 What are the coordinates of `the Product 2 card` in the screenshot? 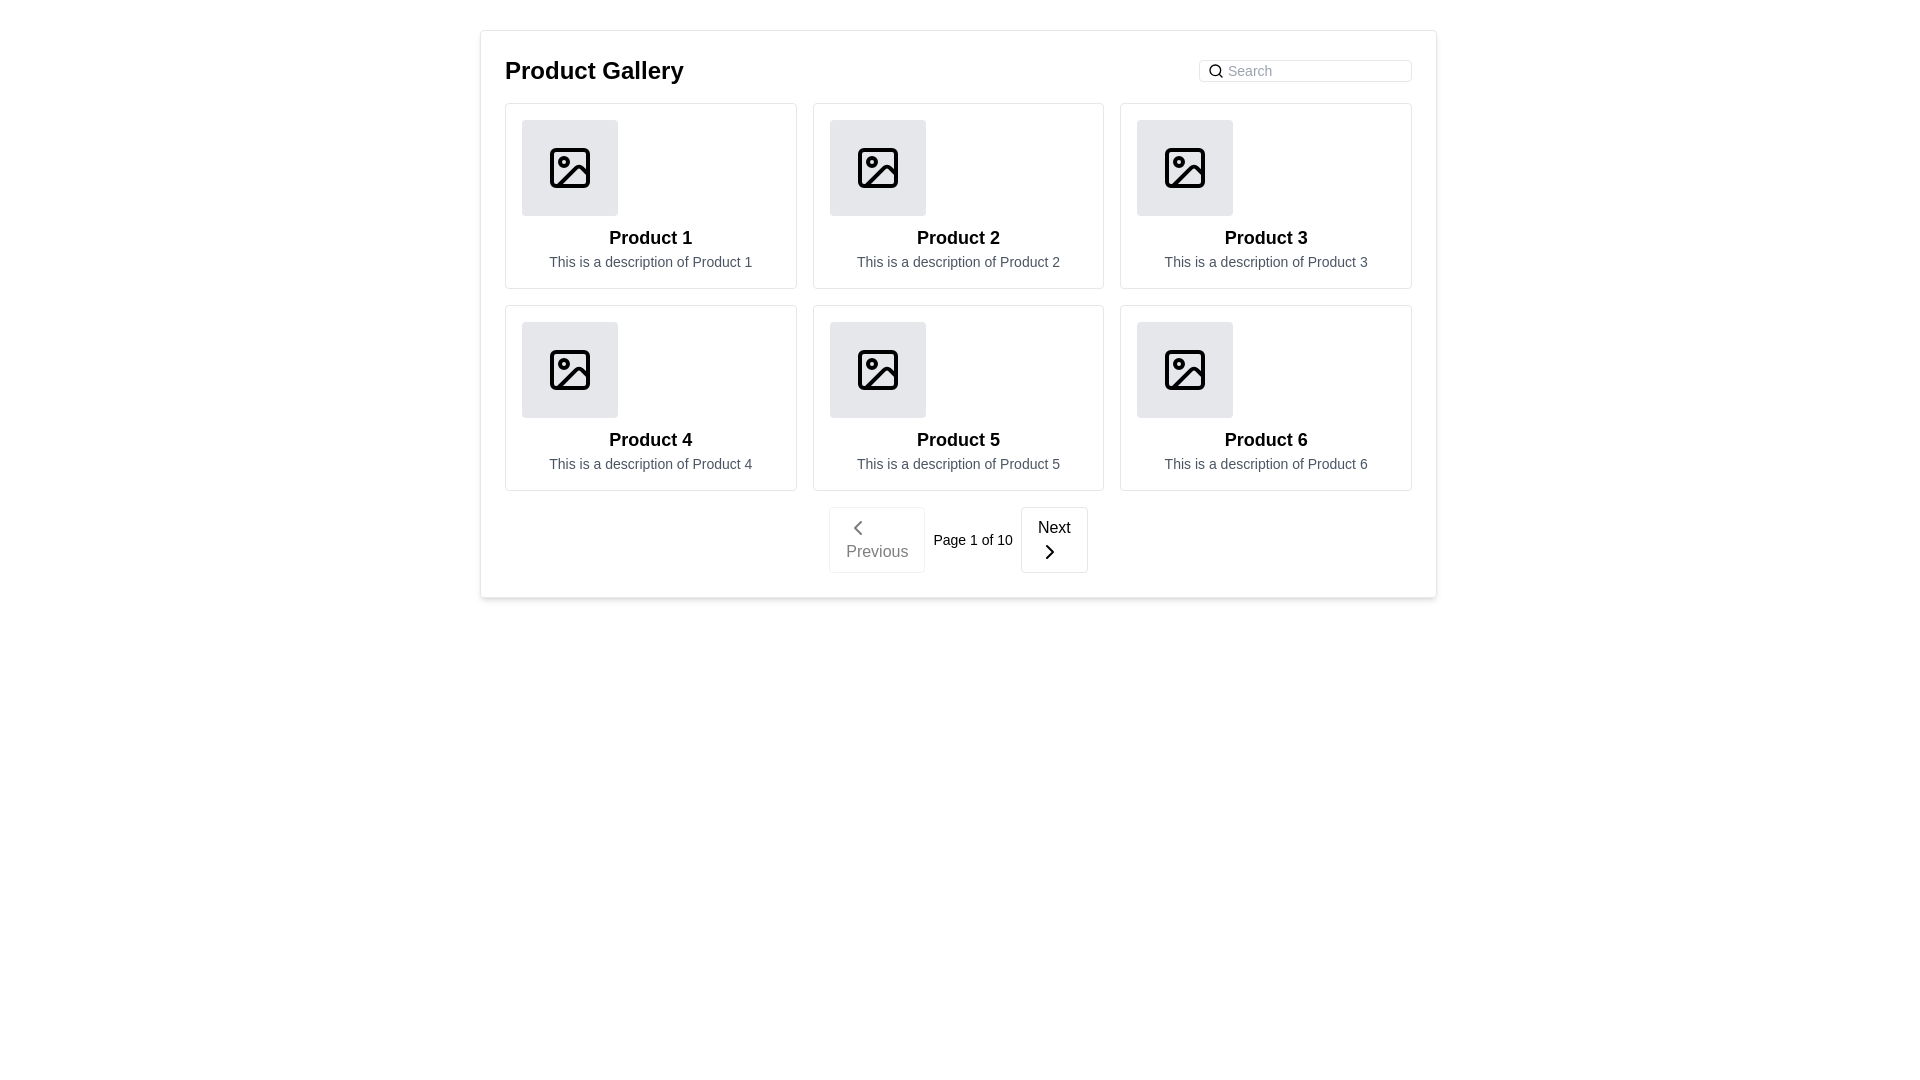 It's located at (957, 196).